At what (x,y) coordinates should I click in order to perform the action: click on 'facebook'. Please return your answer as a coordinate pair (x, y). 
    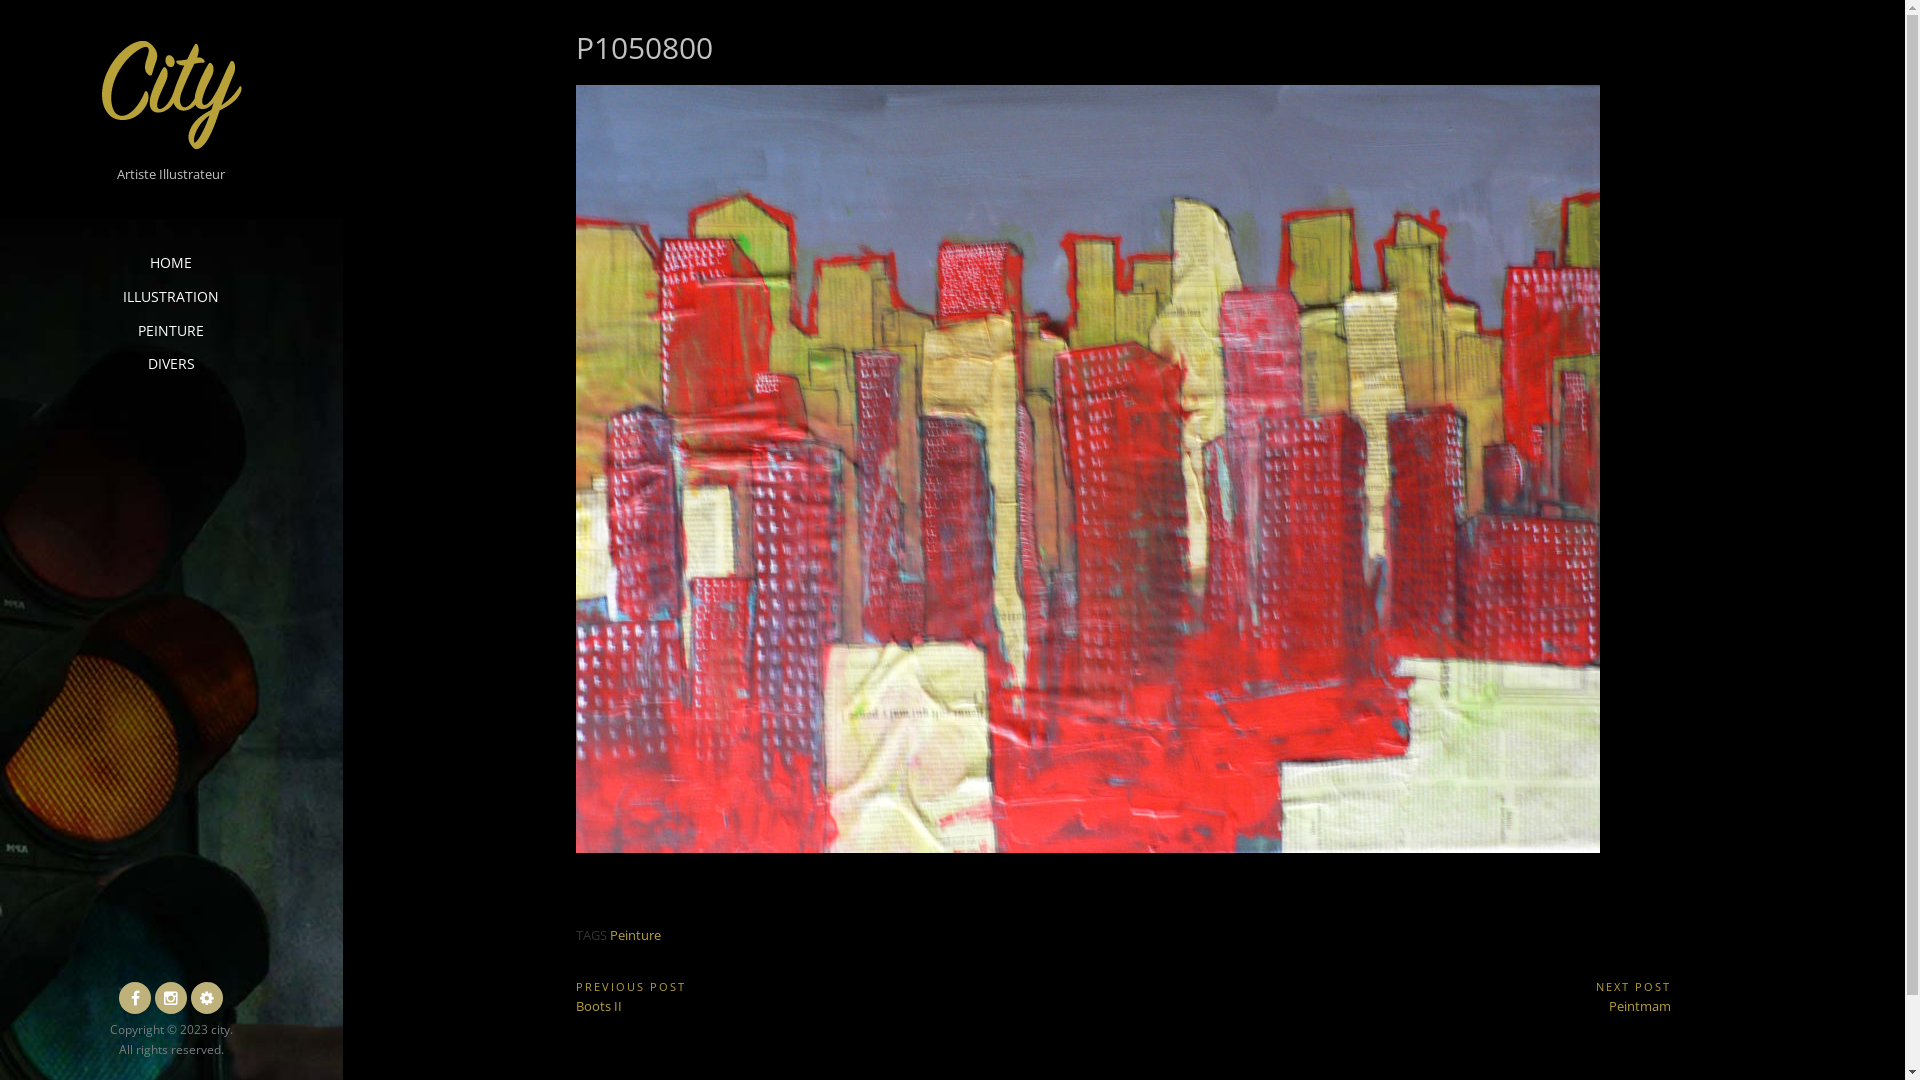
    Looking at the image, I should click on (133, 998).